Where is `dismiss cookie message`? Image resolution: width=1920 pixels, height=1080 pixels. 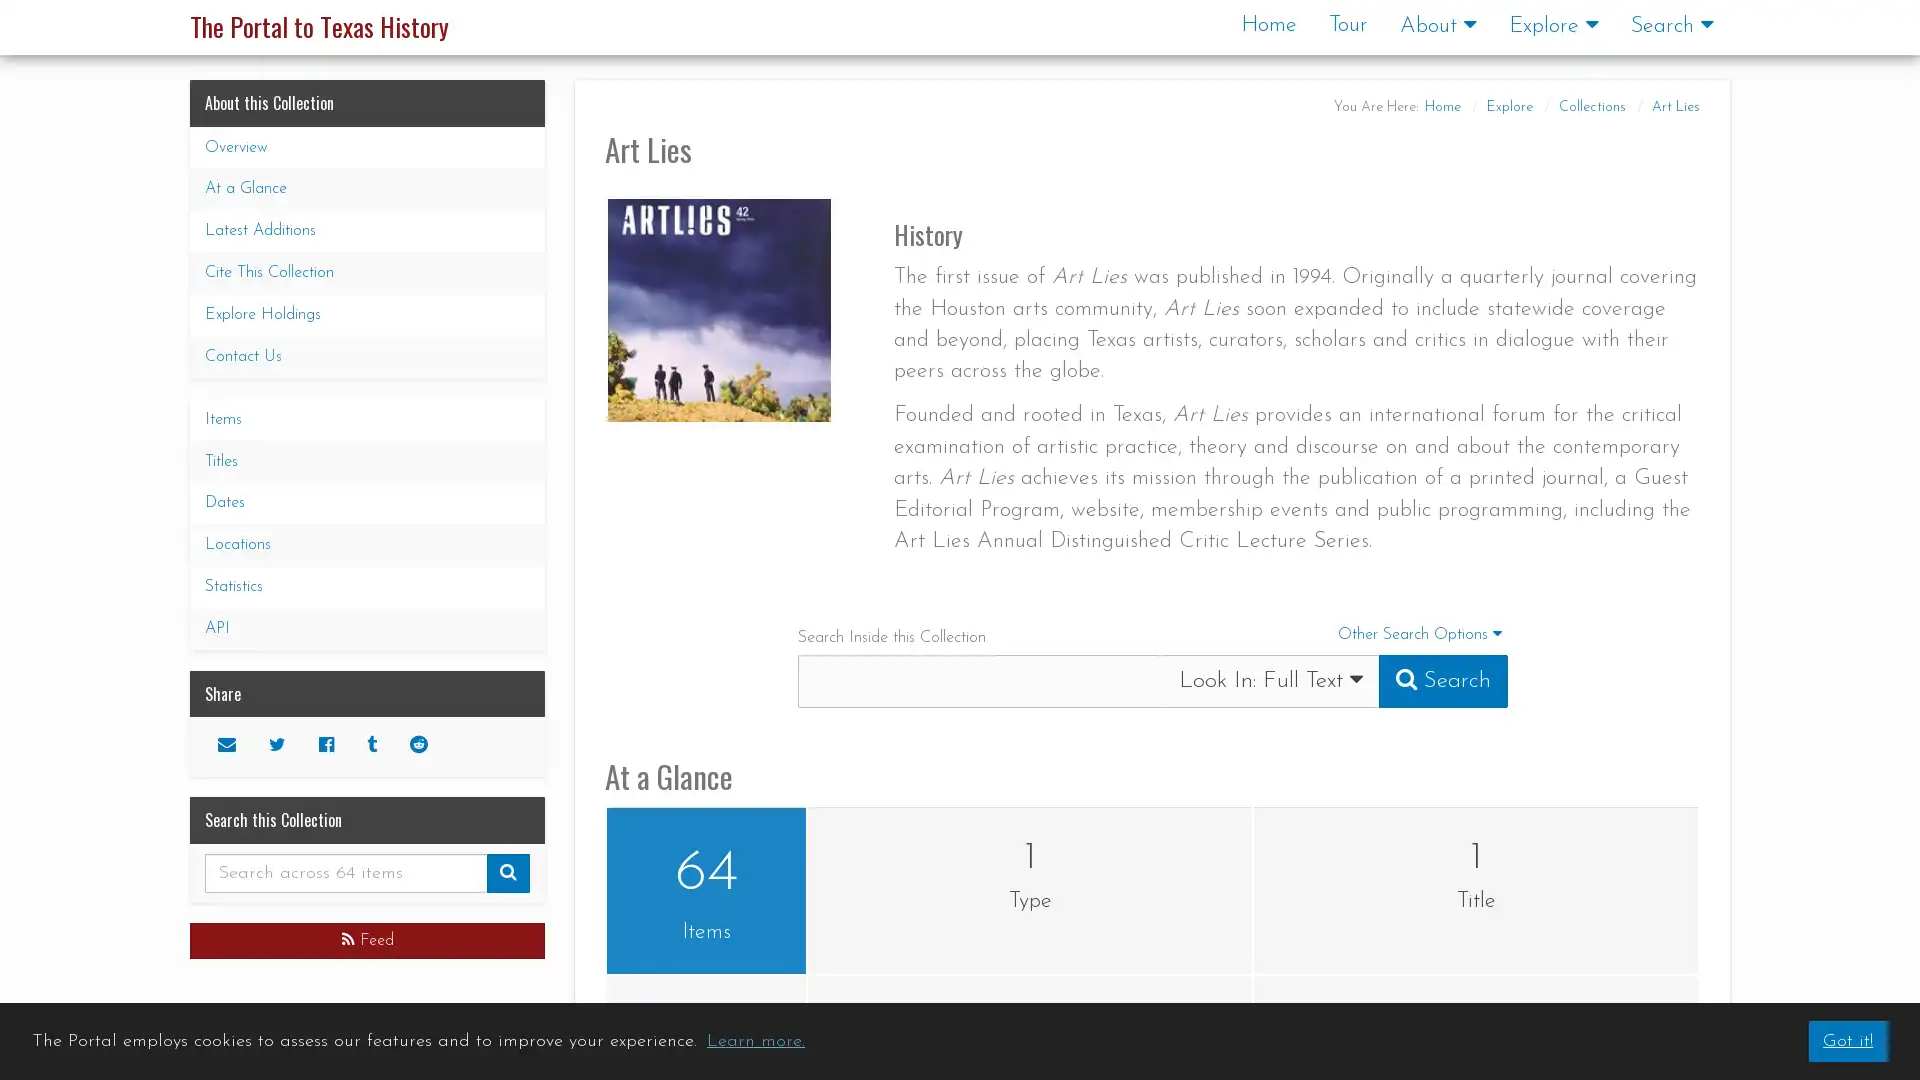
dismiss cookie message is located at coordinates (1846, 1040).